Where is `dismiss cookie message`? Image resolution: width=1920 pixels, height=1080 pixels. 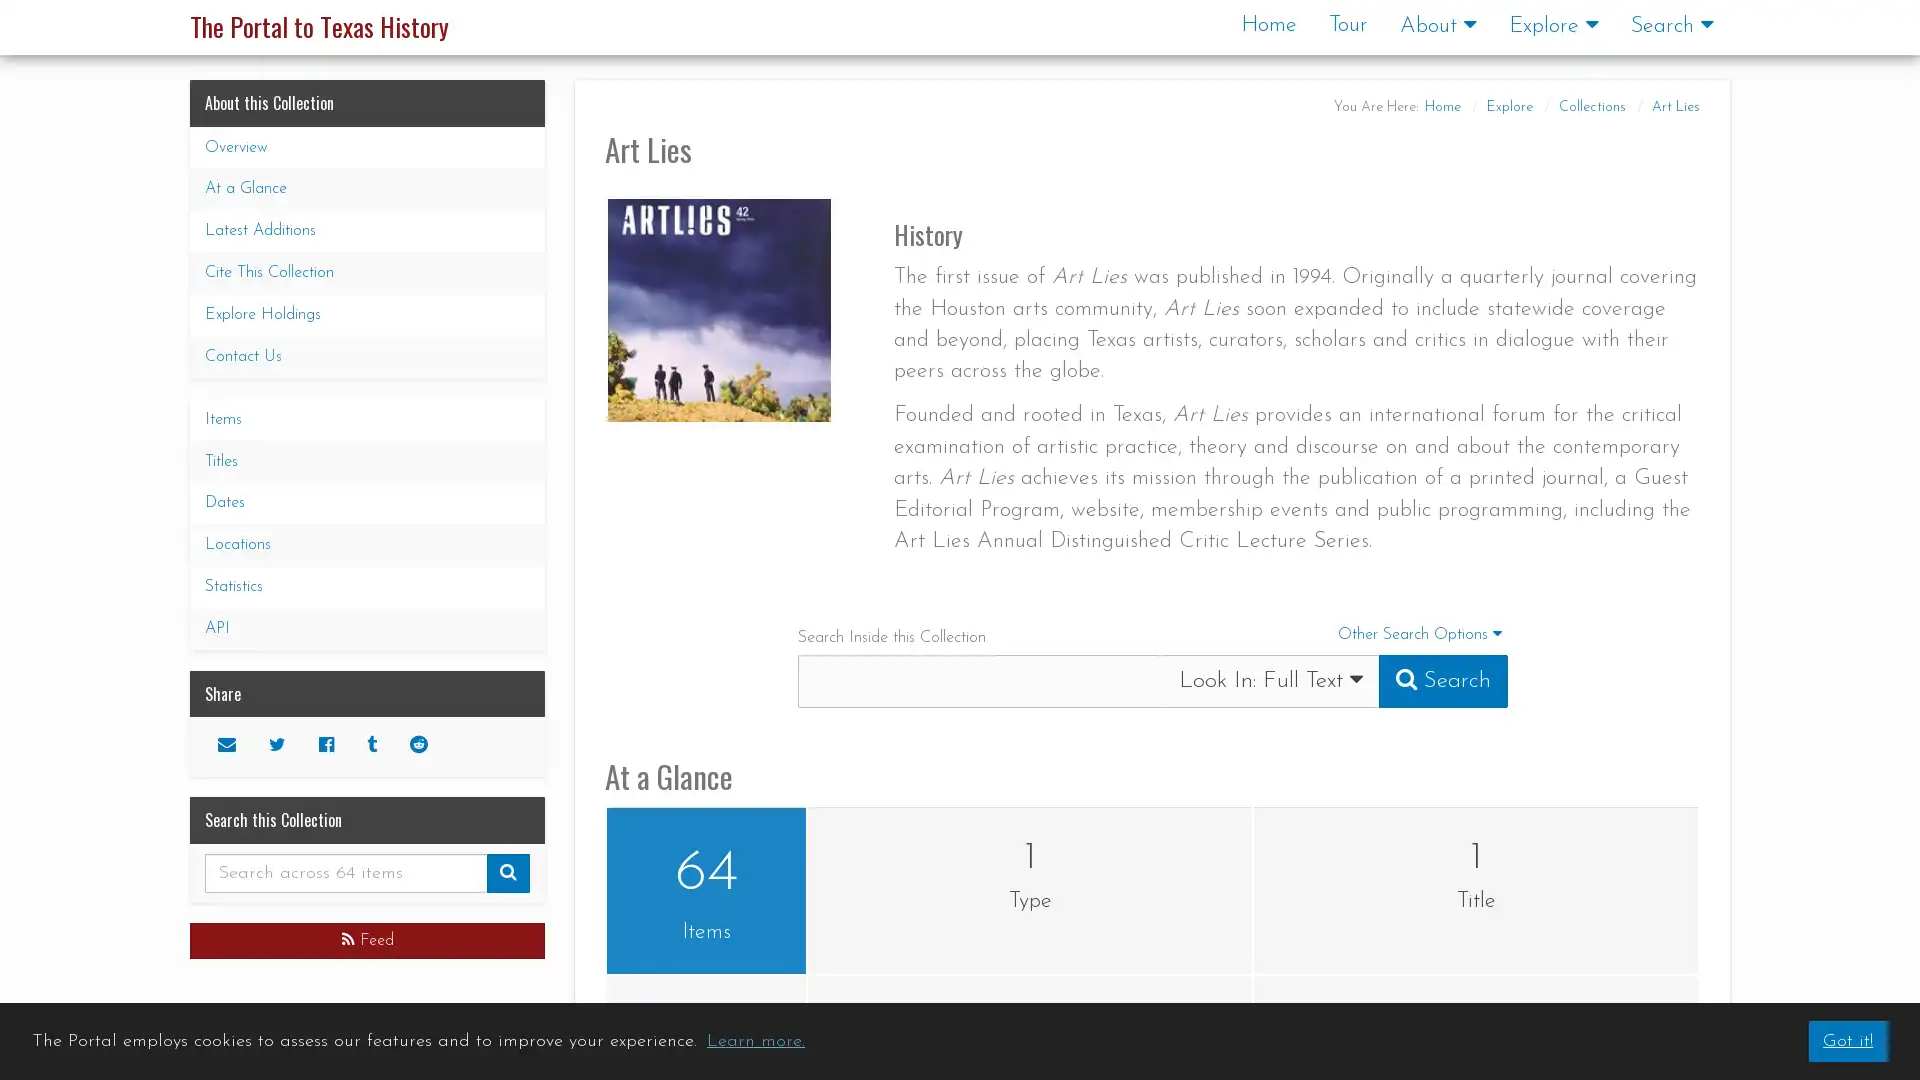
dismiss cookie message is located at coordinates (1846, 1040).